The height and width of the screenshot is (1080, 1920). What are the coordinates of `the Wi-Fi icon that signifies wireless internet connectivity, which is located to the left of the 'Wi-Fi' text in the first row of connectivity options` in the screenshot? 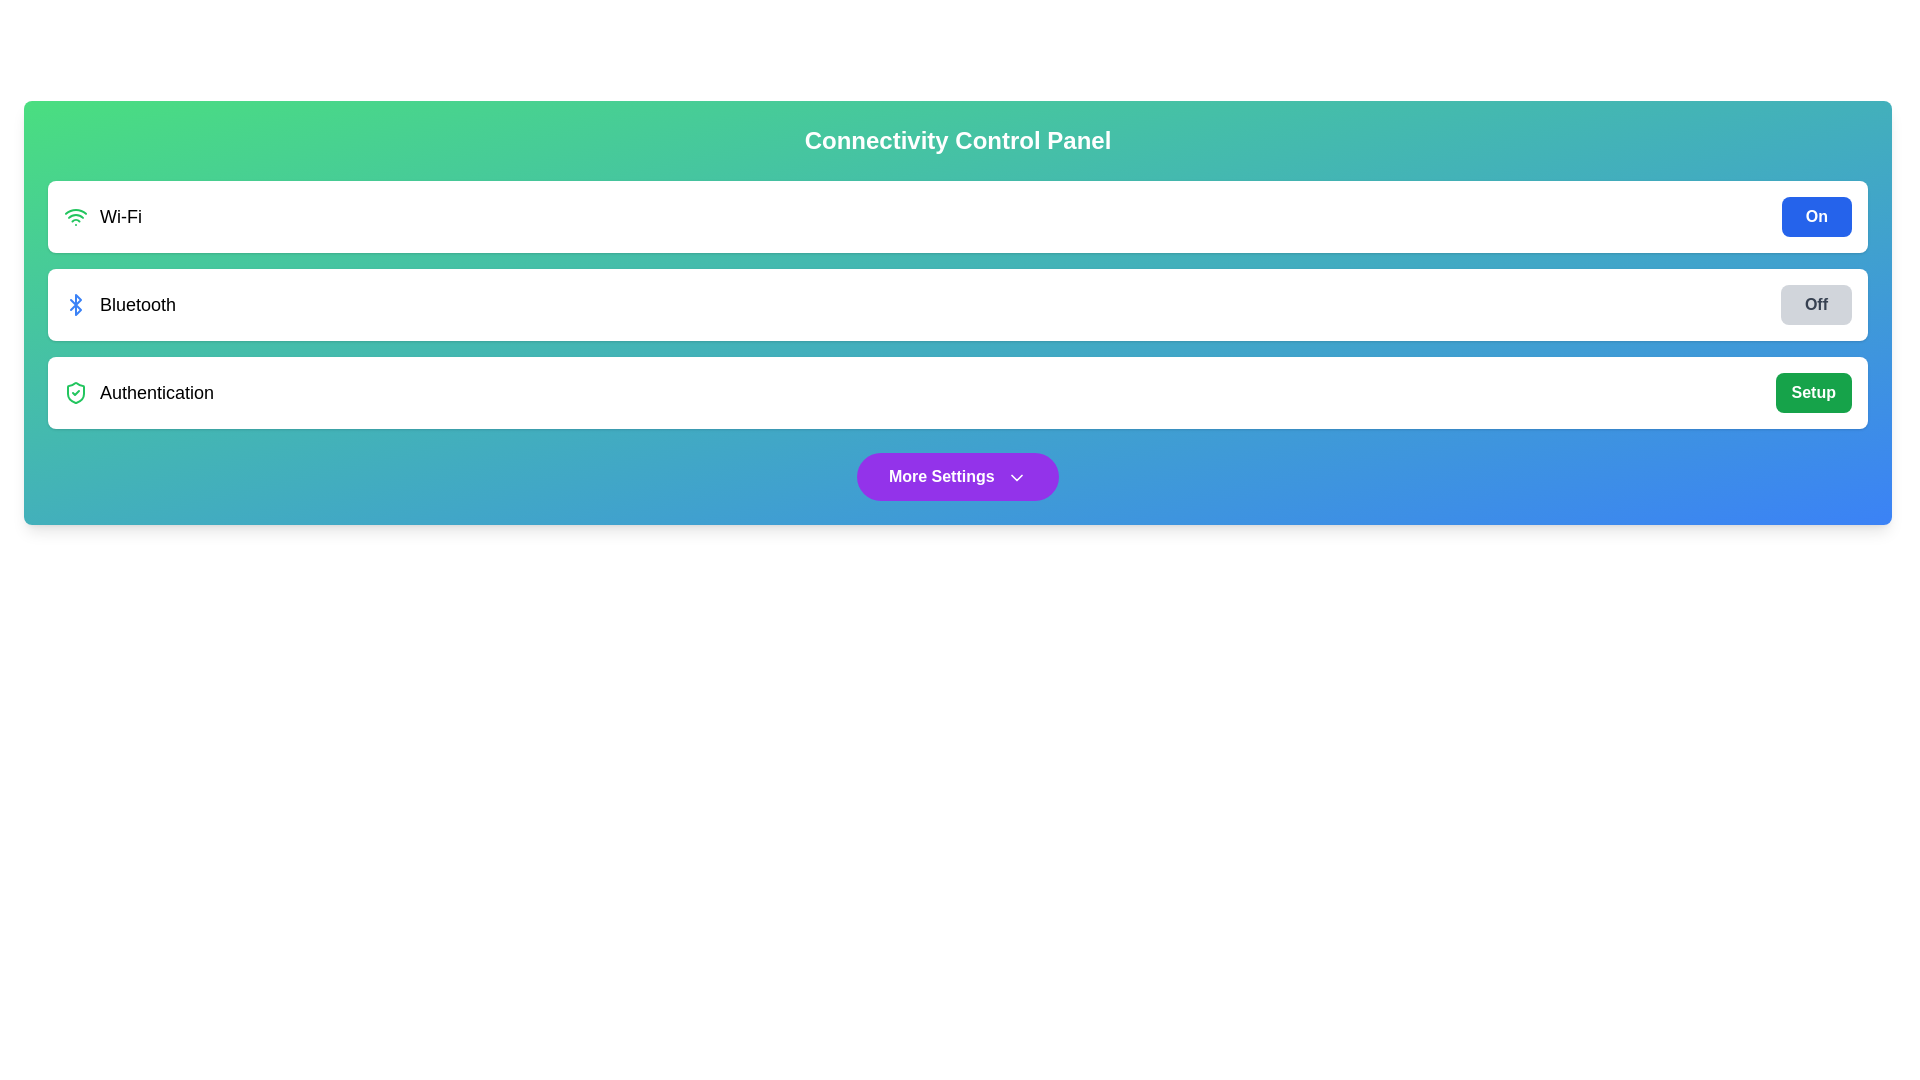 It's located at (76, 216).